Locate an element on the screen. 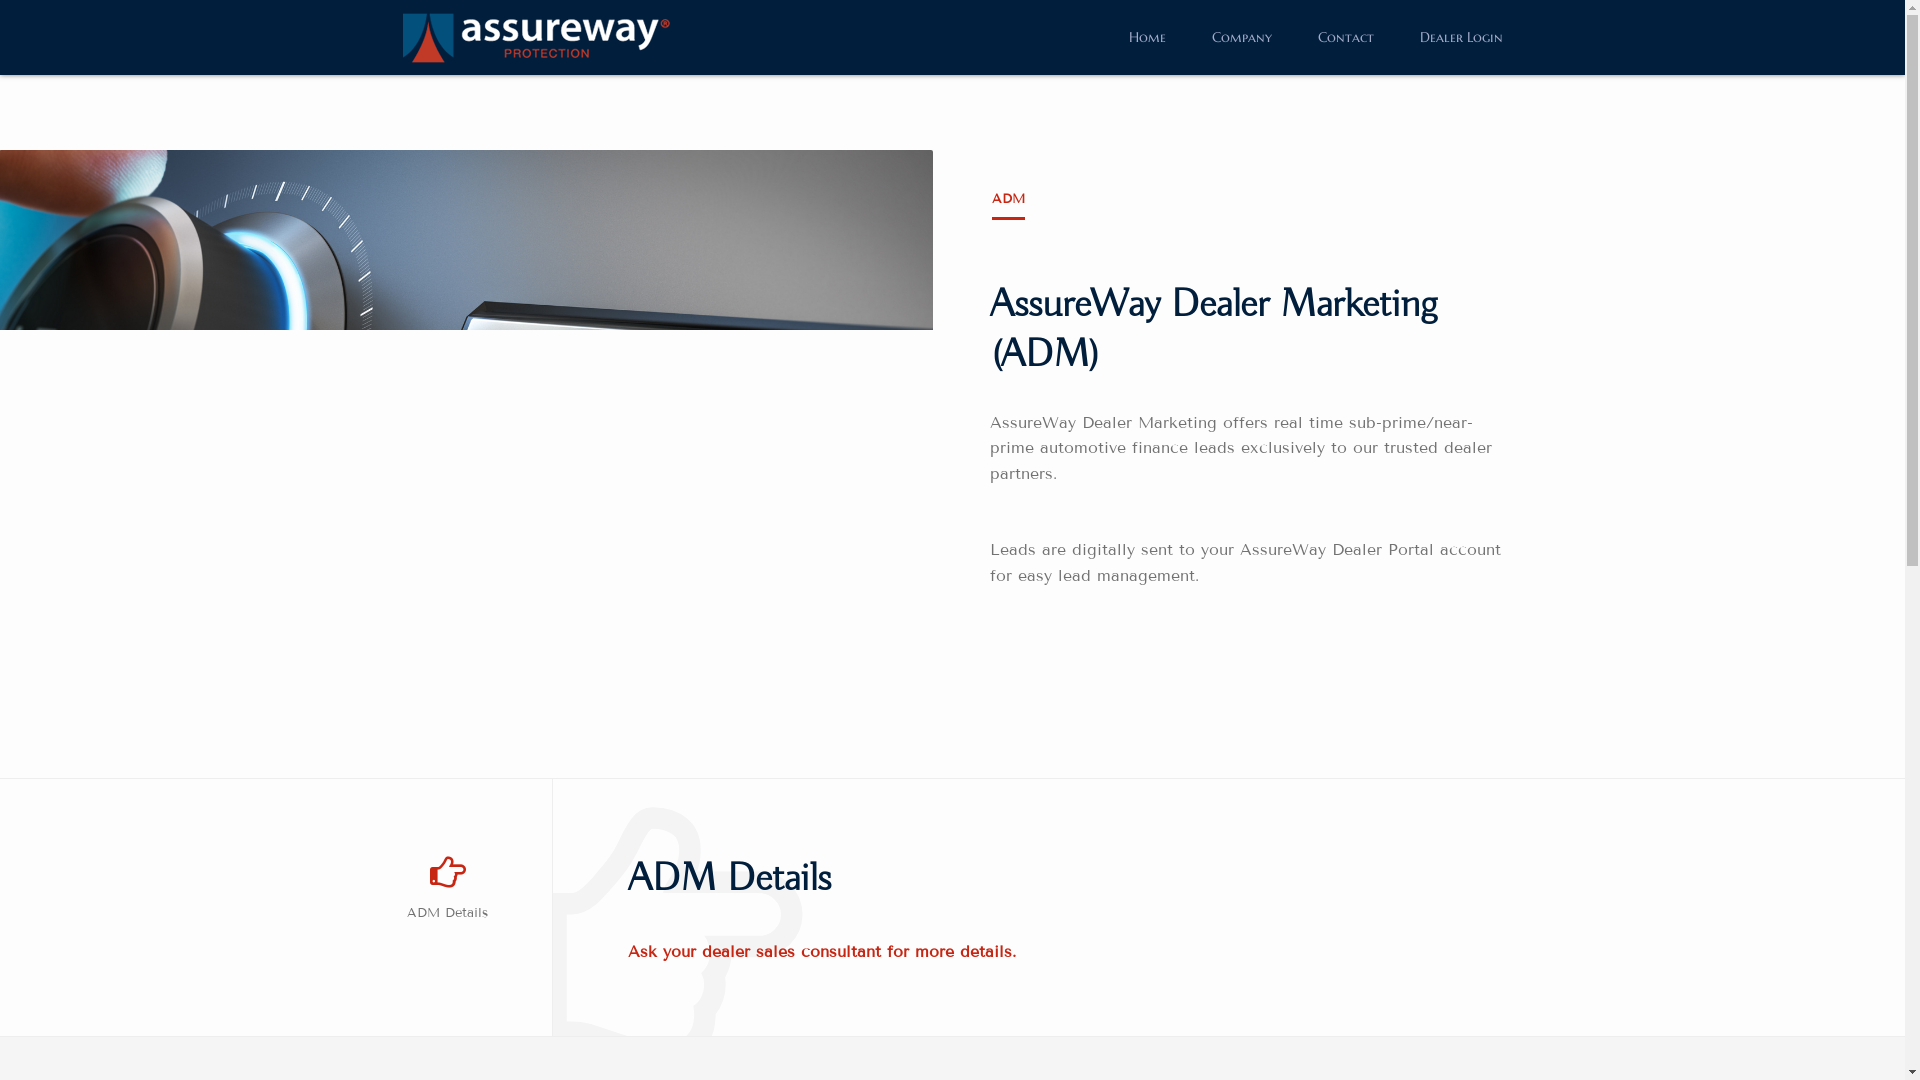 This screenshot has width=1920, height=1080. 'Home' is located at coordinates (1146, 37).